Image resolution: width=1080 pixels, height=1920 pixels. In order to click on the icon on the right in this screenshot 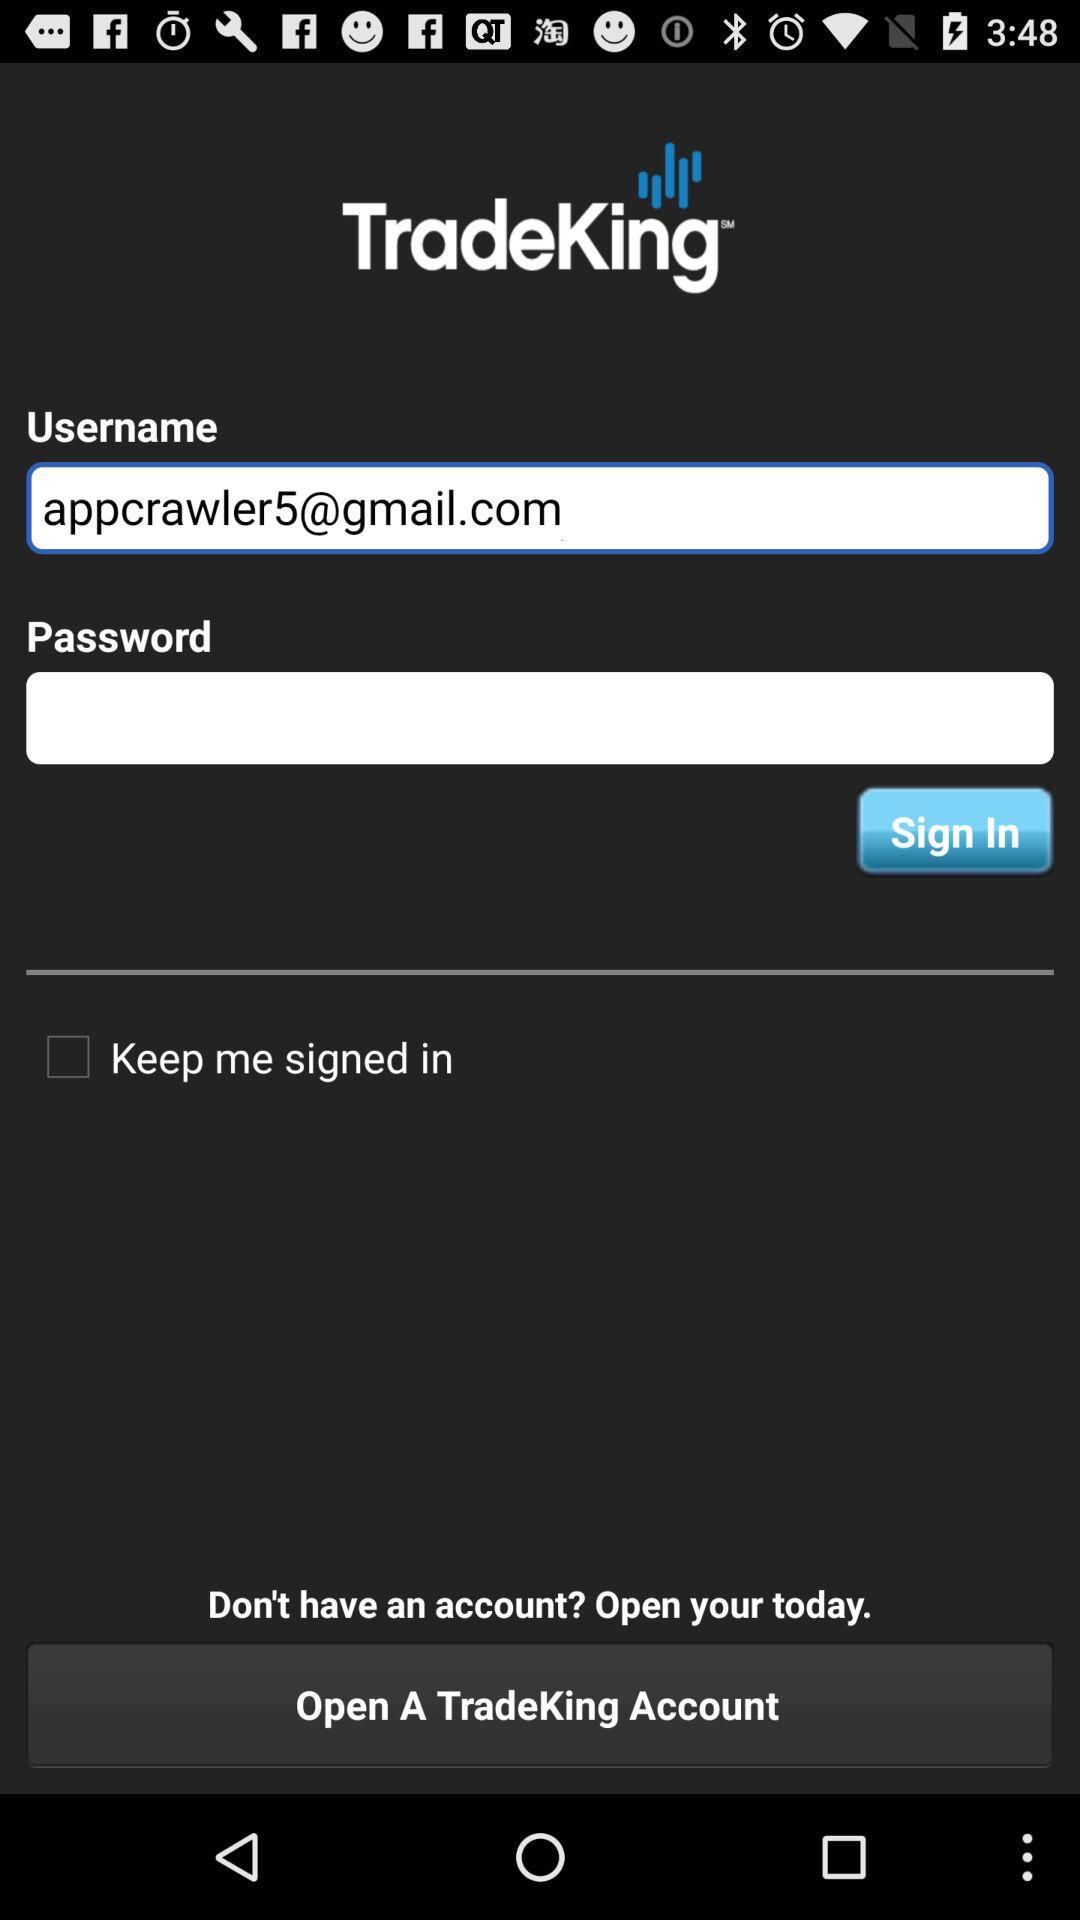, I will do `click(954, 831)`.